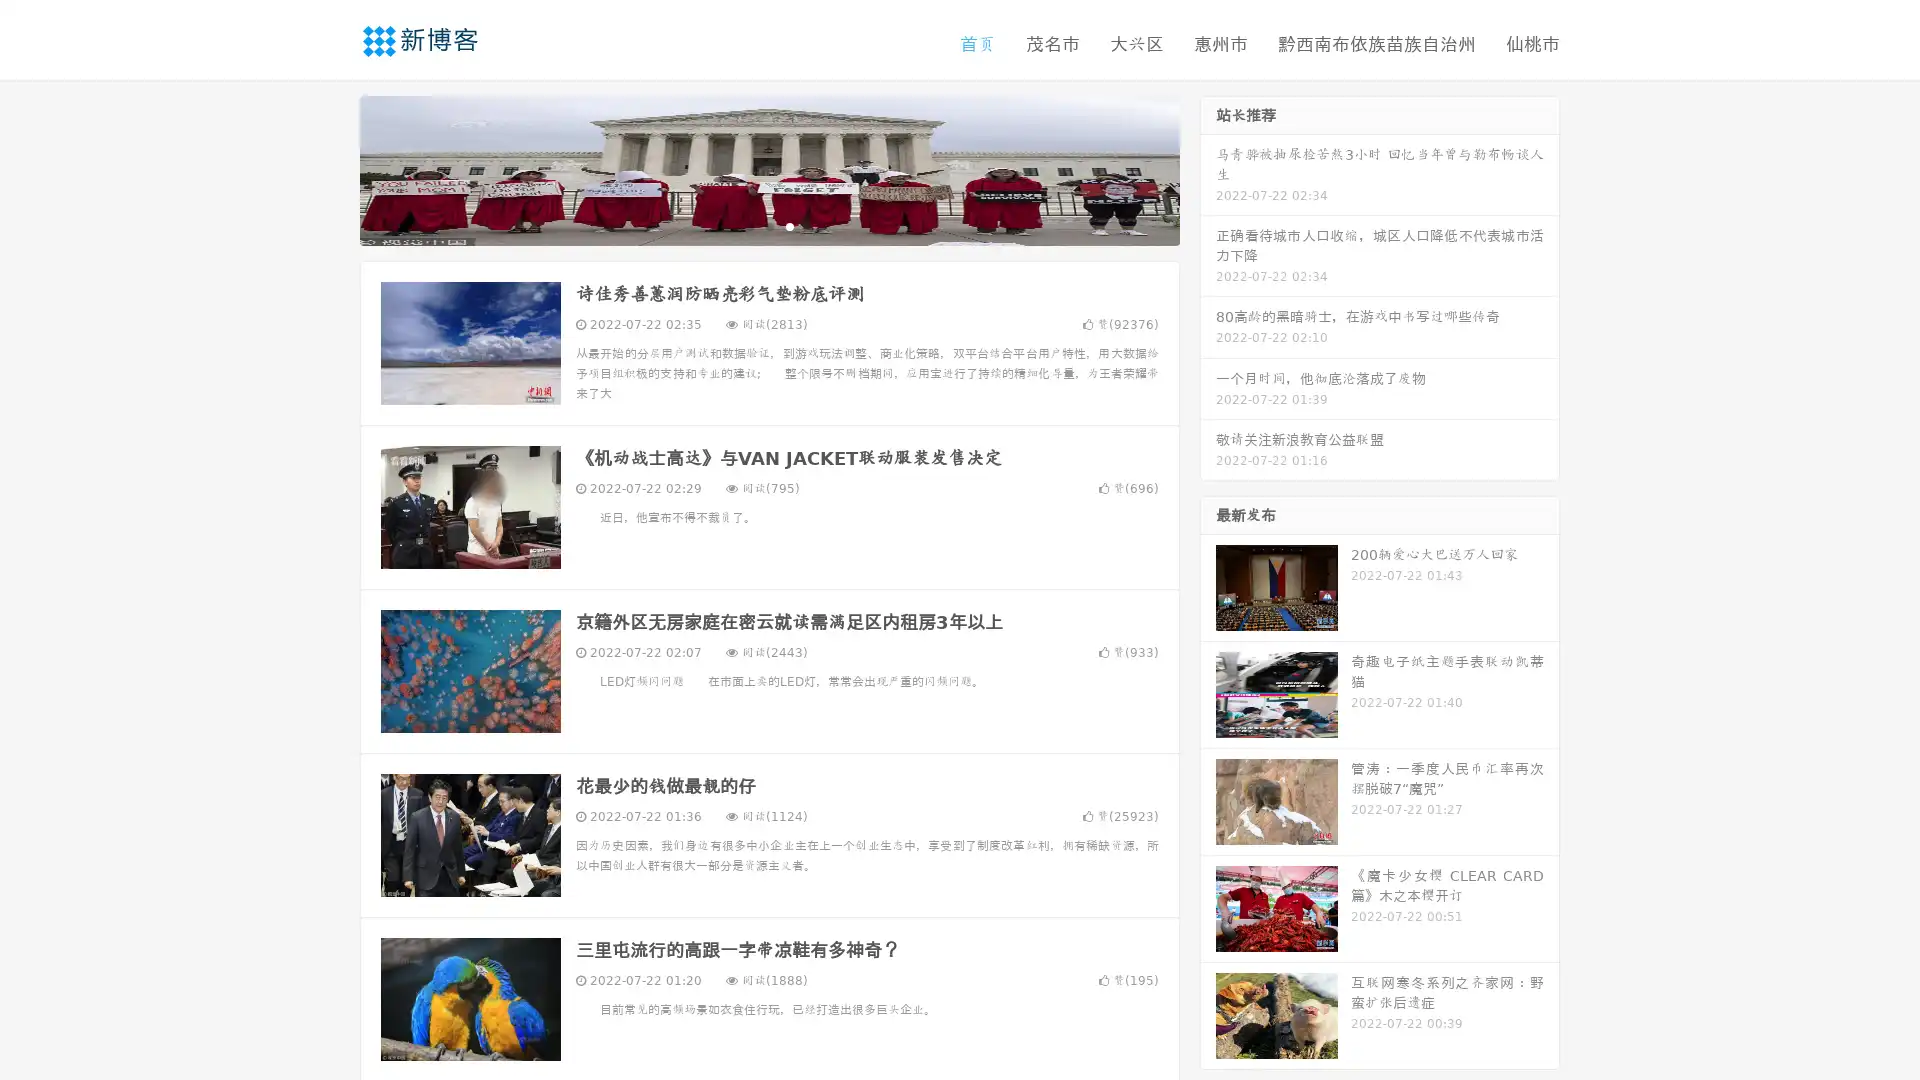 This screenshot has width=1920, height=1080. What do you see at coordinates (1208, 168) in the screenshot?
I see `Next slide` at bounding box center [1208, 168].